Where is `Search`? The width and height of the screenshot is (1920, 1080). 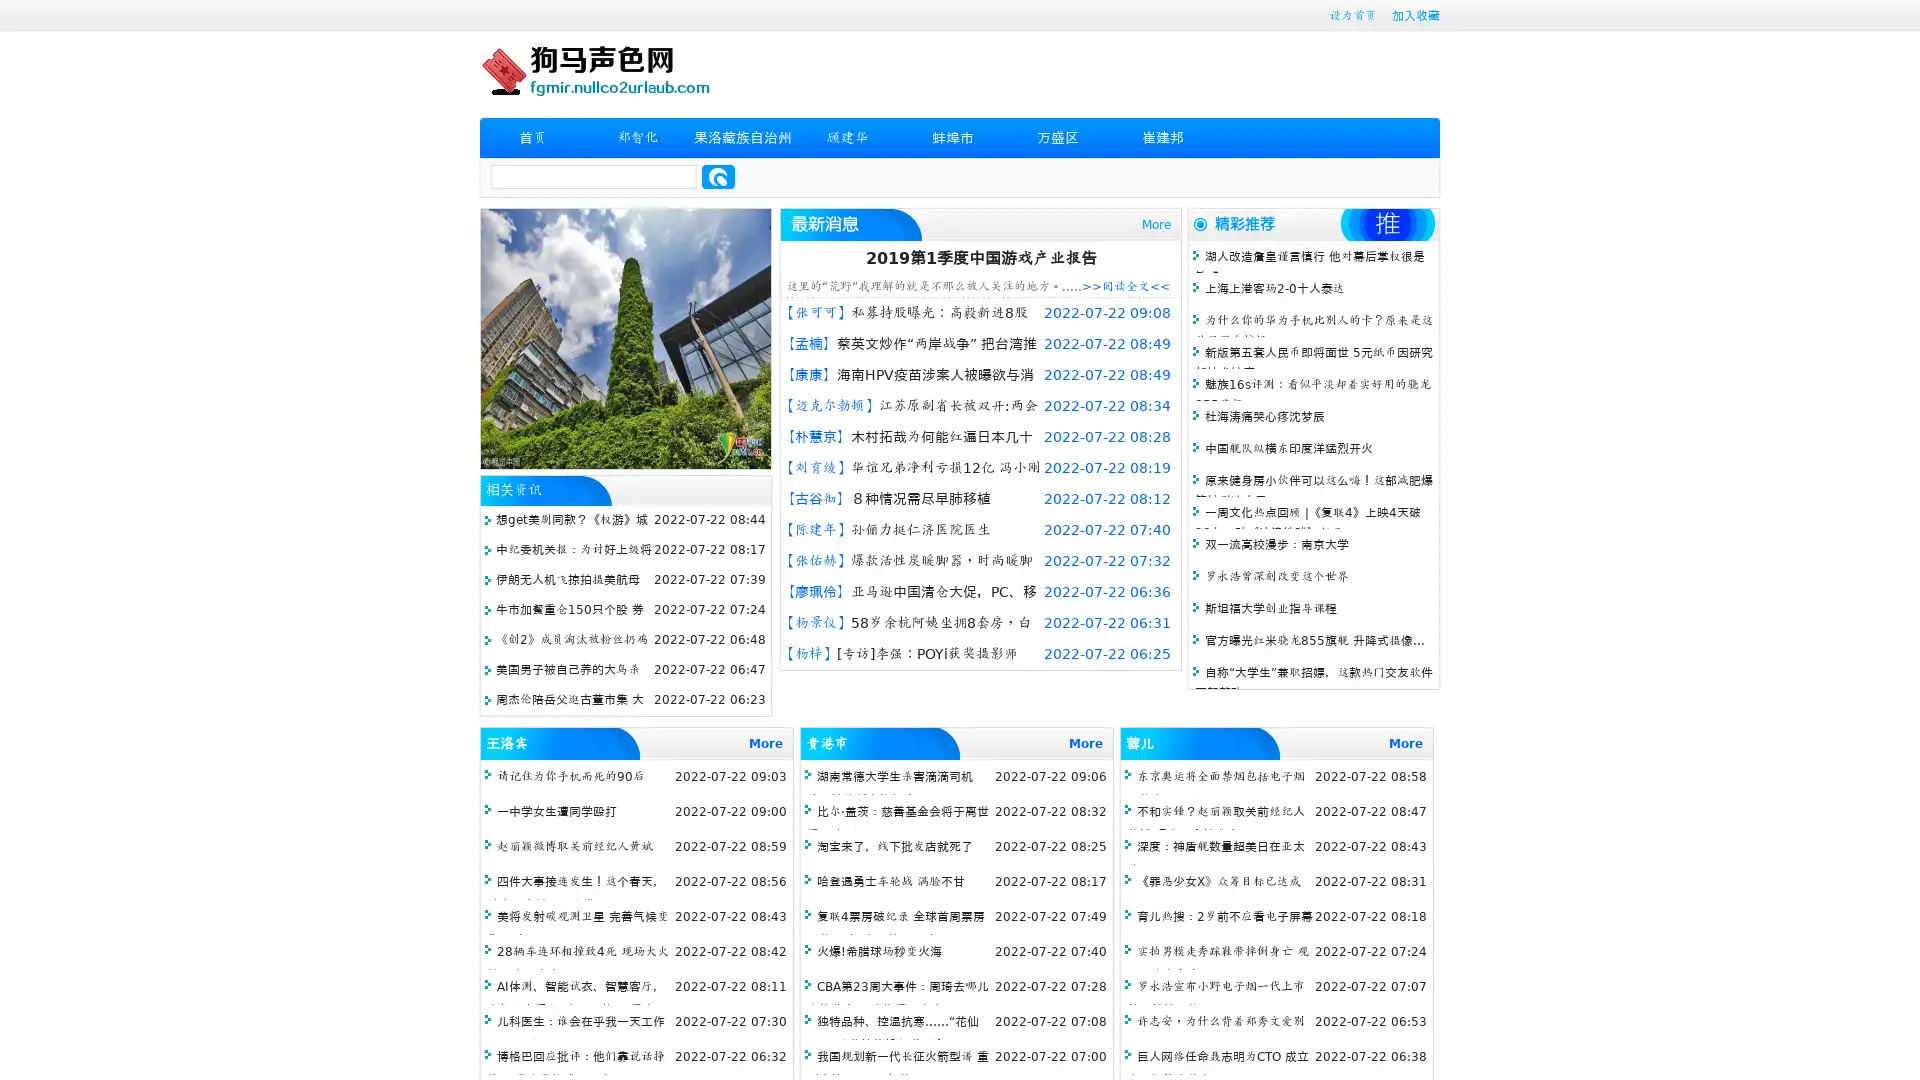 Search is located at coordinates (718, 176).